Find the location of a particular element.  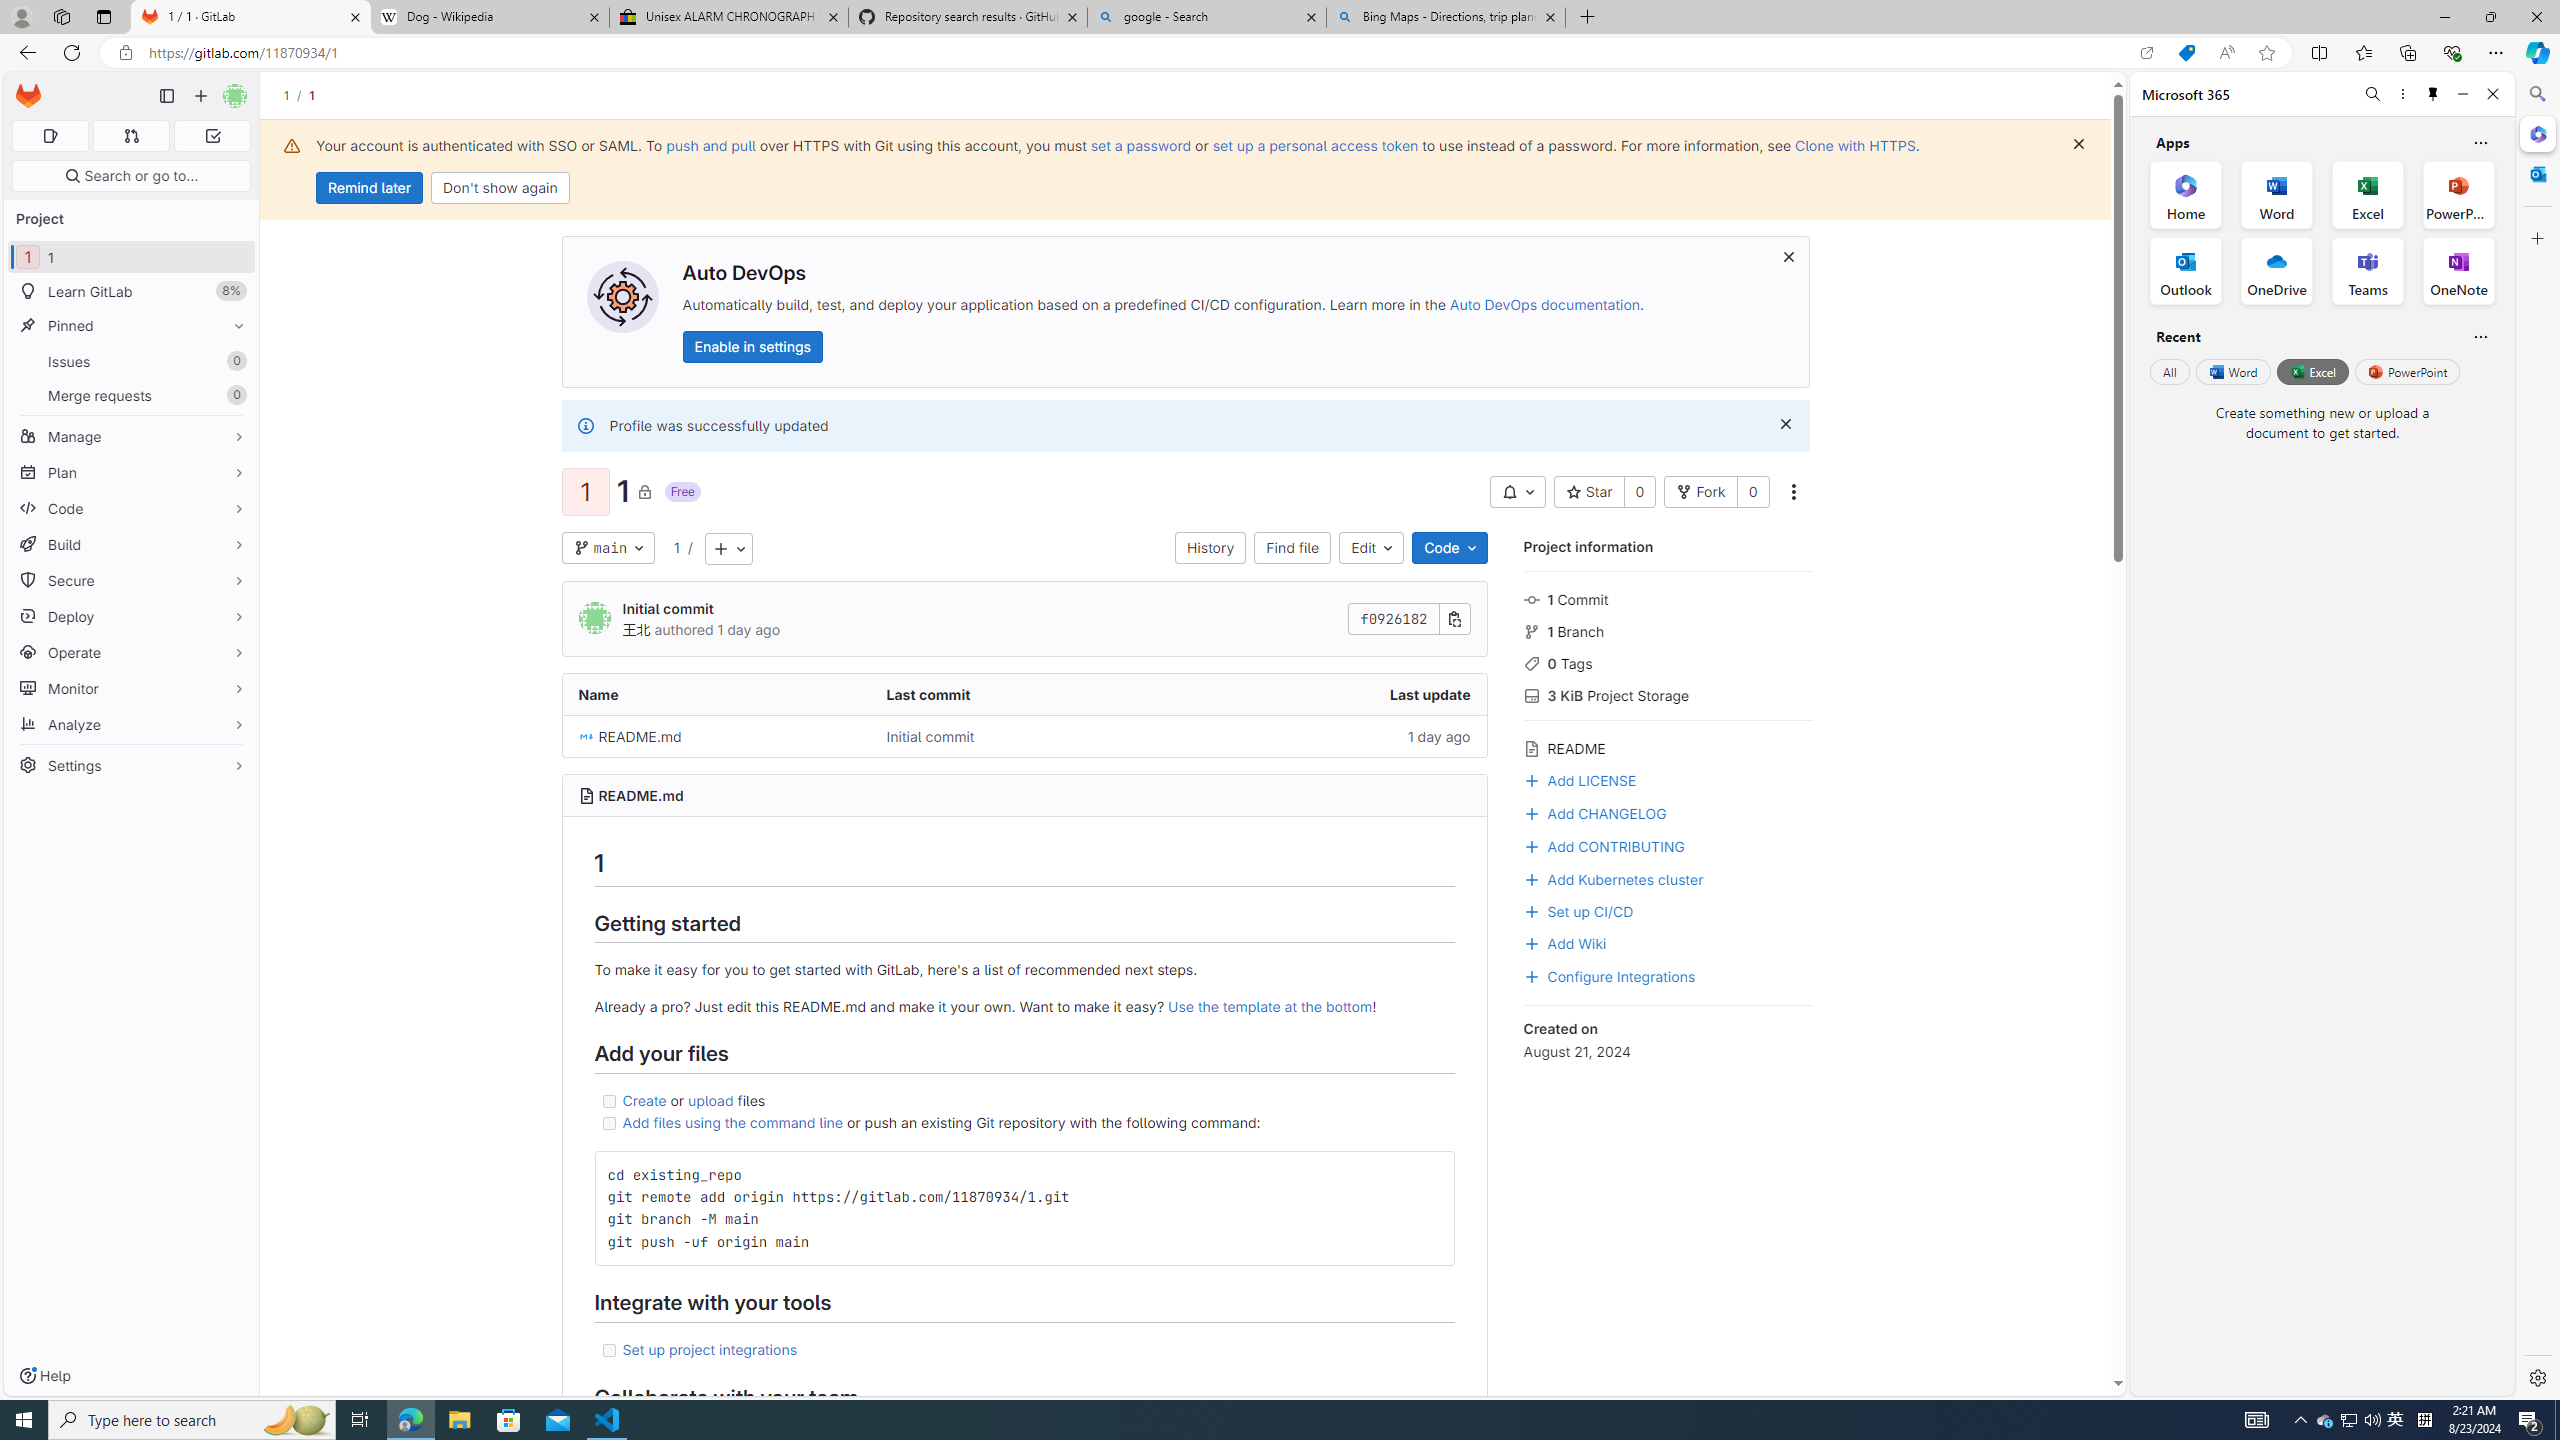

'Manage' is located at coordinates (130, 436).